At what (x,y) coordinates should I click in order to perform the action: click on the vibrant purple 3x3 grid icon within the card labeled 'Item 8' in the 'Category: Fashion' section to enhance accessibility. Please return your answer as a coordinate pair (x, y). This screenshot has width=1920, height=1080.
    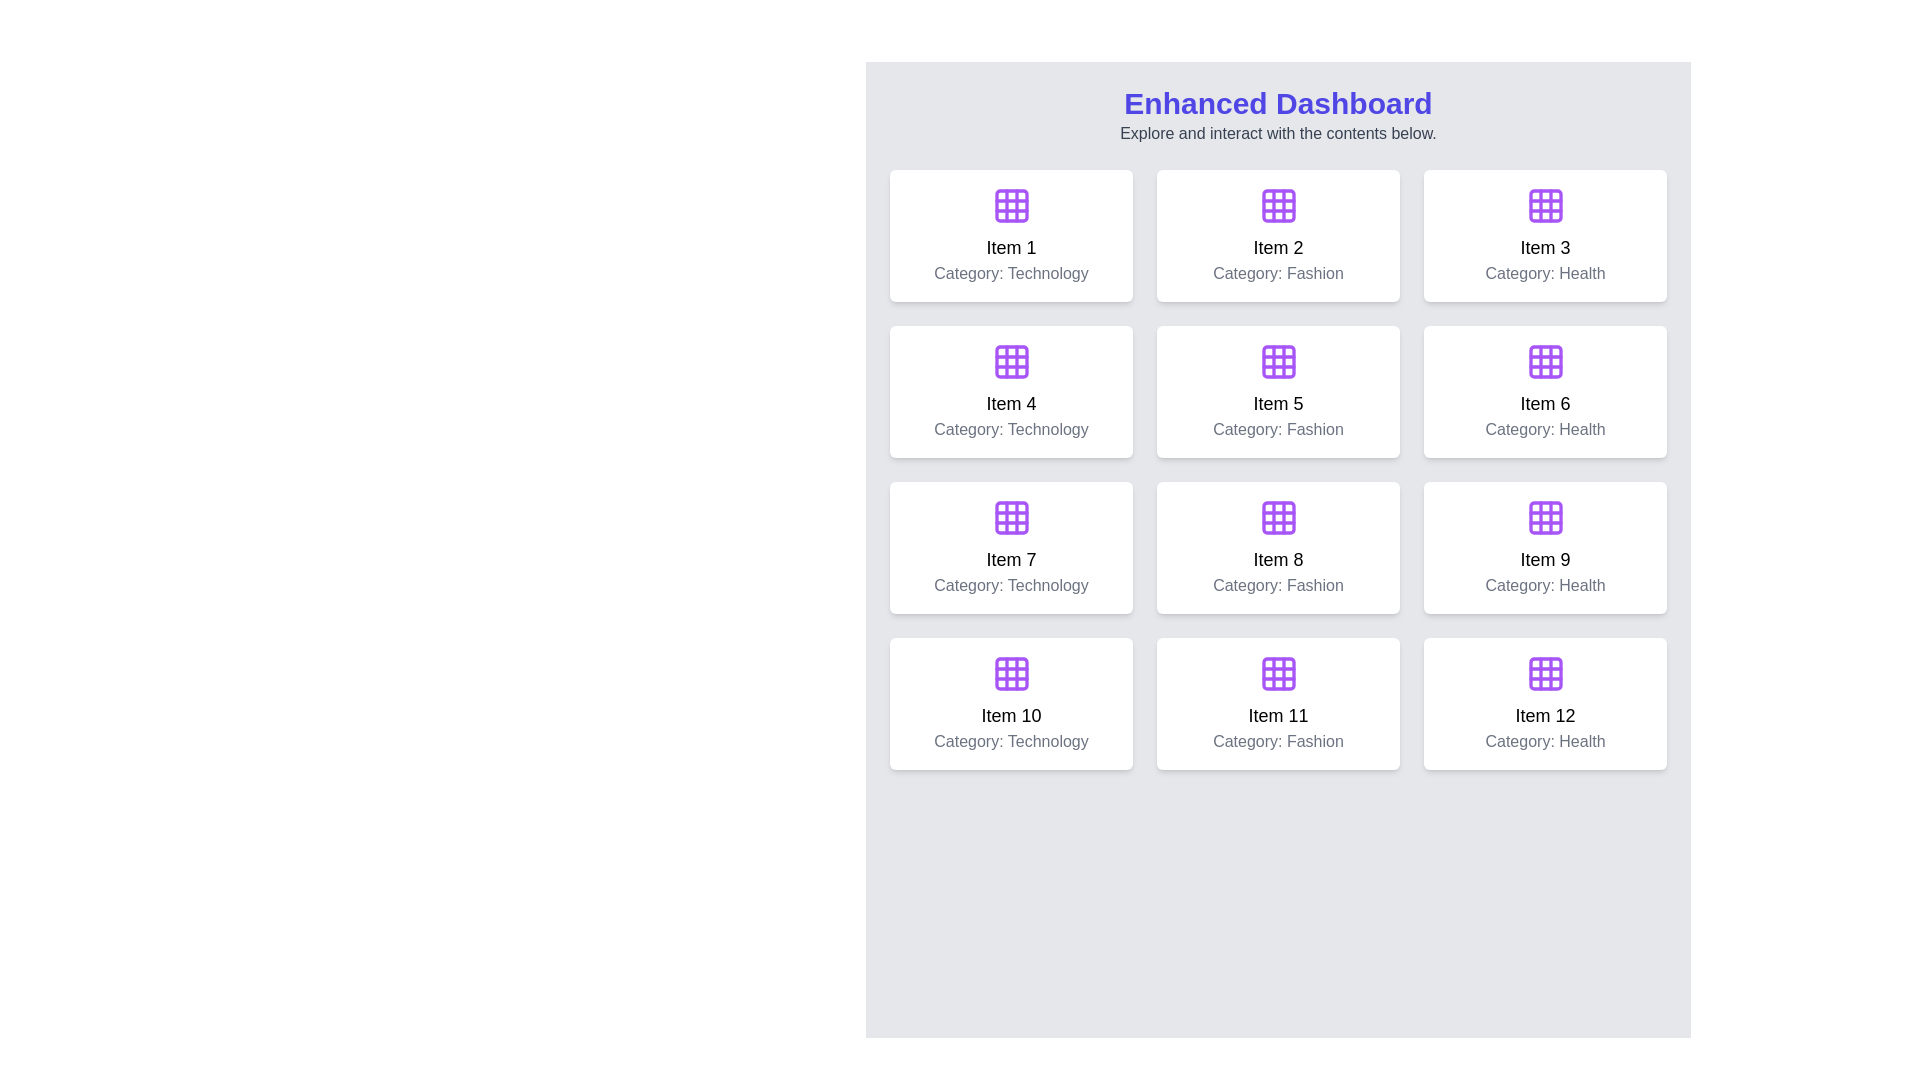
    Looking at the image, I should click on (1277, 516).